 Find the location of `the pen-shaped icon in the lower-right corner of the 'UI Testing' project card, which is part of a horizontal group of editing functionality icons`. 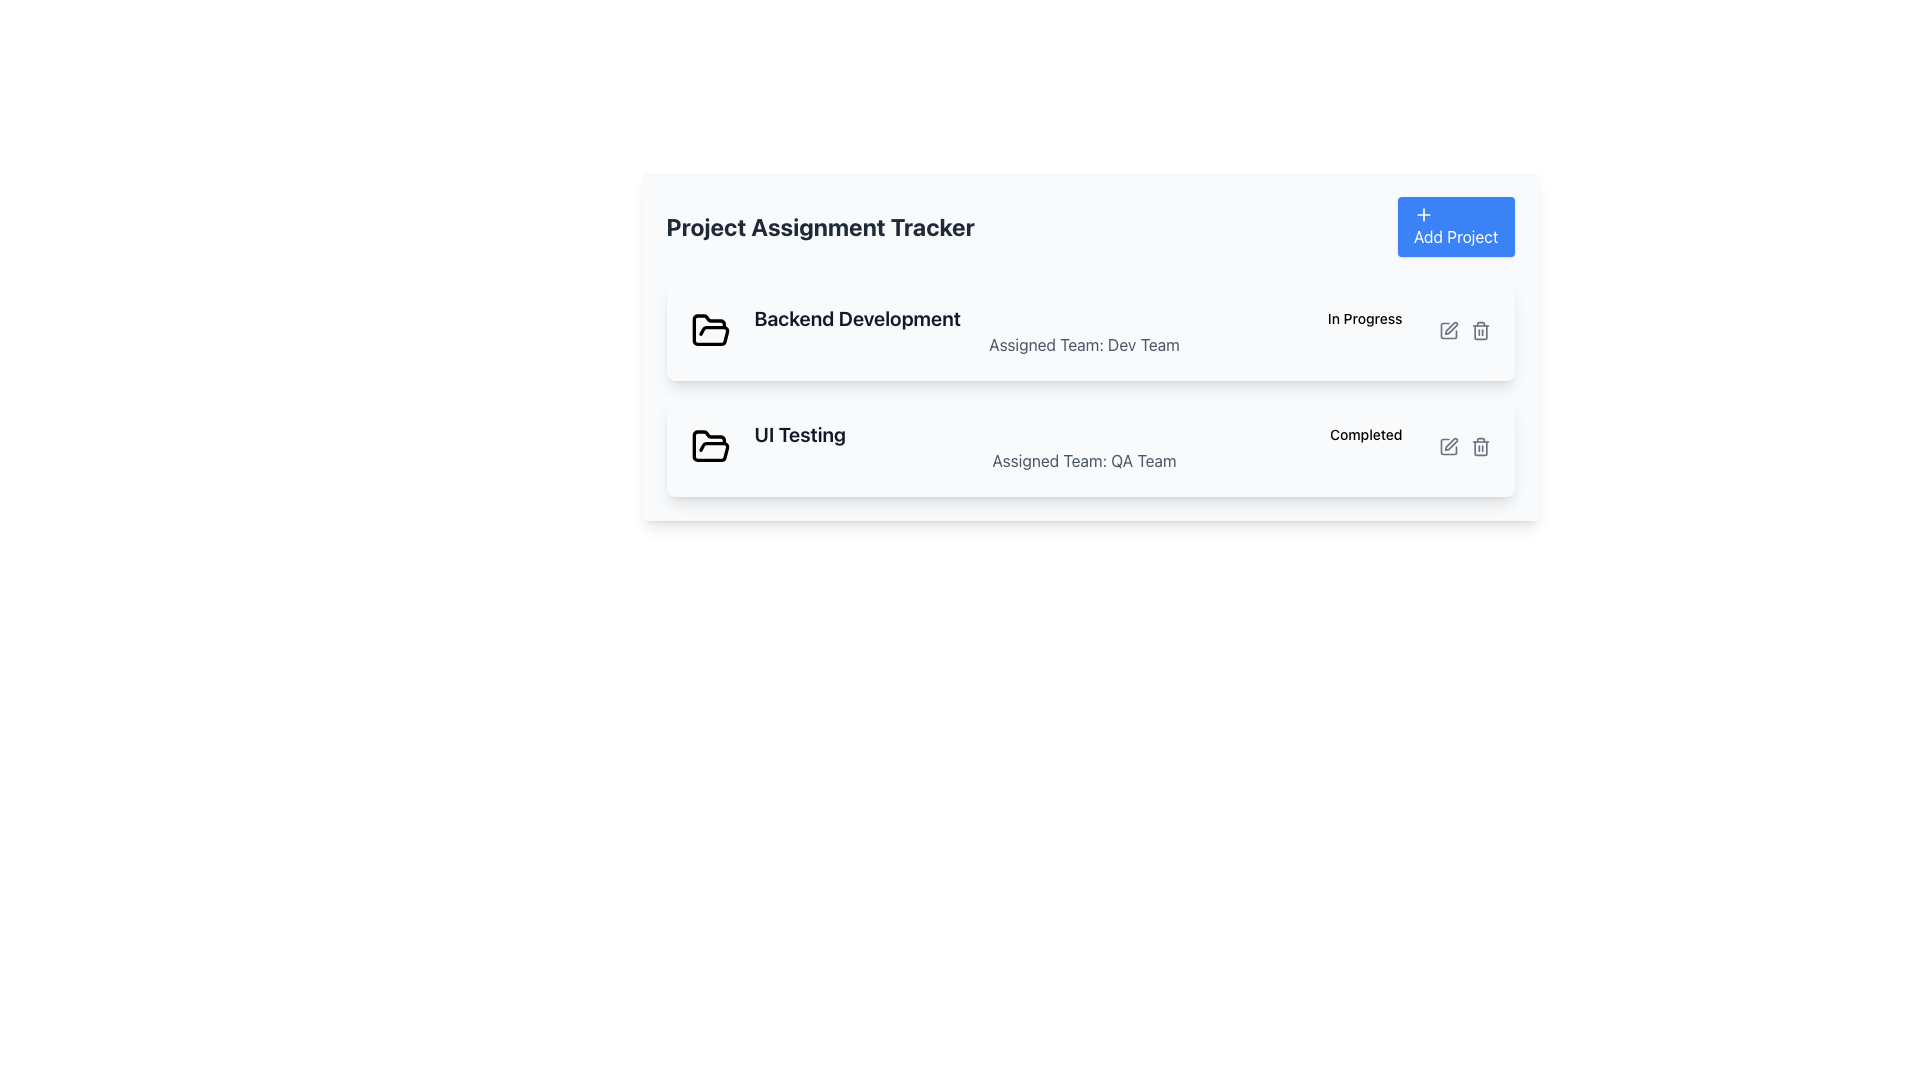

the pen-shaped icon in the lower-right corner of the 'UI Testing' project card, which is part of a horizontal group of editing functionality icons is located at coordinates (1450, 443).